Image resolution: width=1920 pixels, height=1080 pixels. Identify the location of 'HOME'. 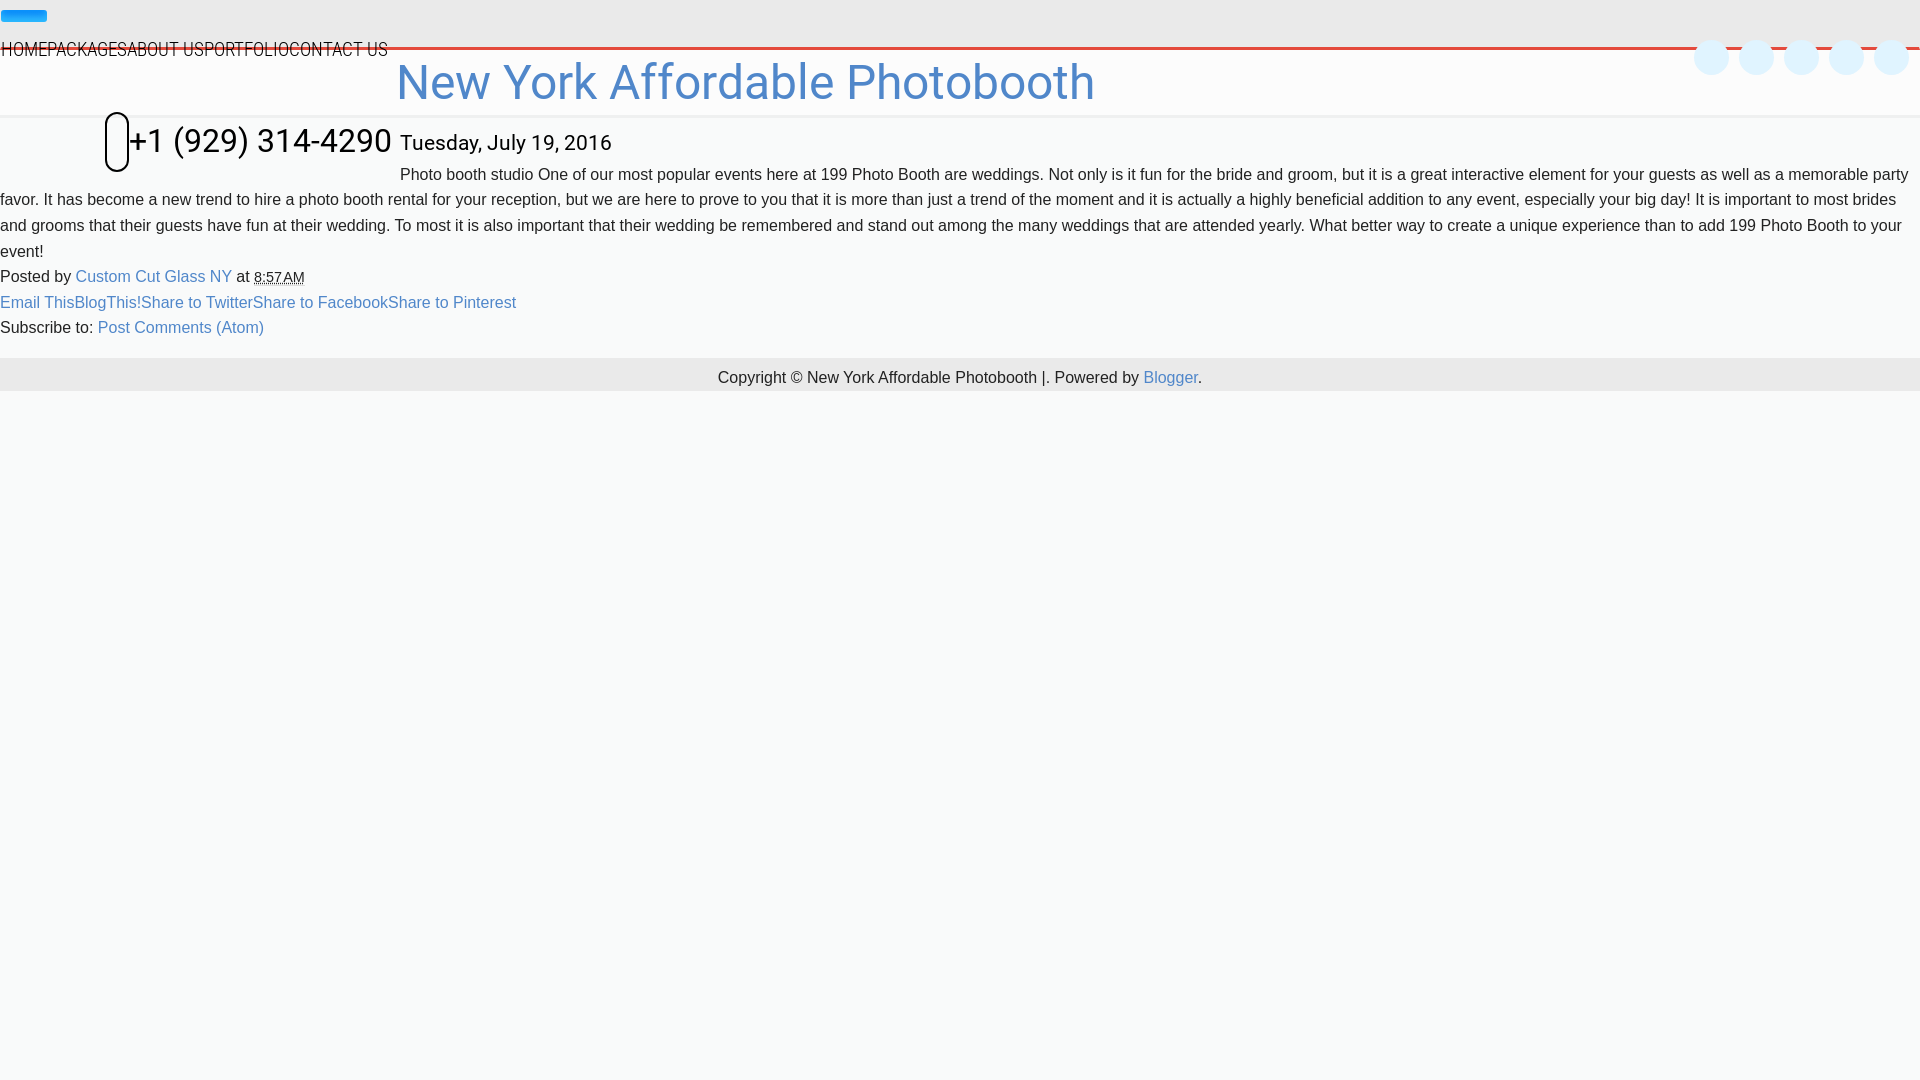
(24, 46).